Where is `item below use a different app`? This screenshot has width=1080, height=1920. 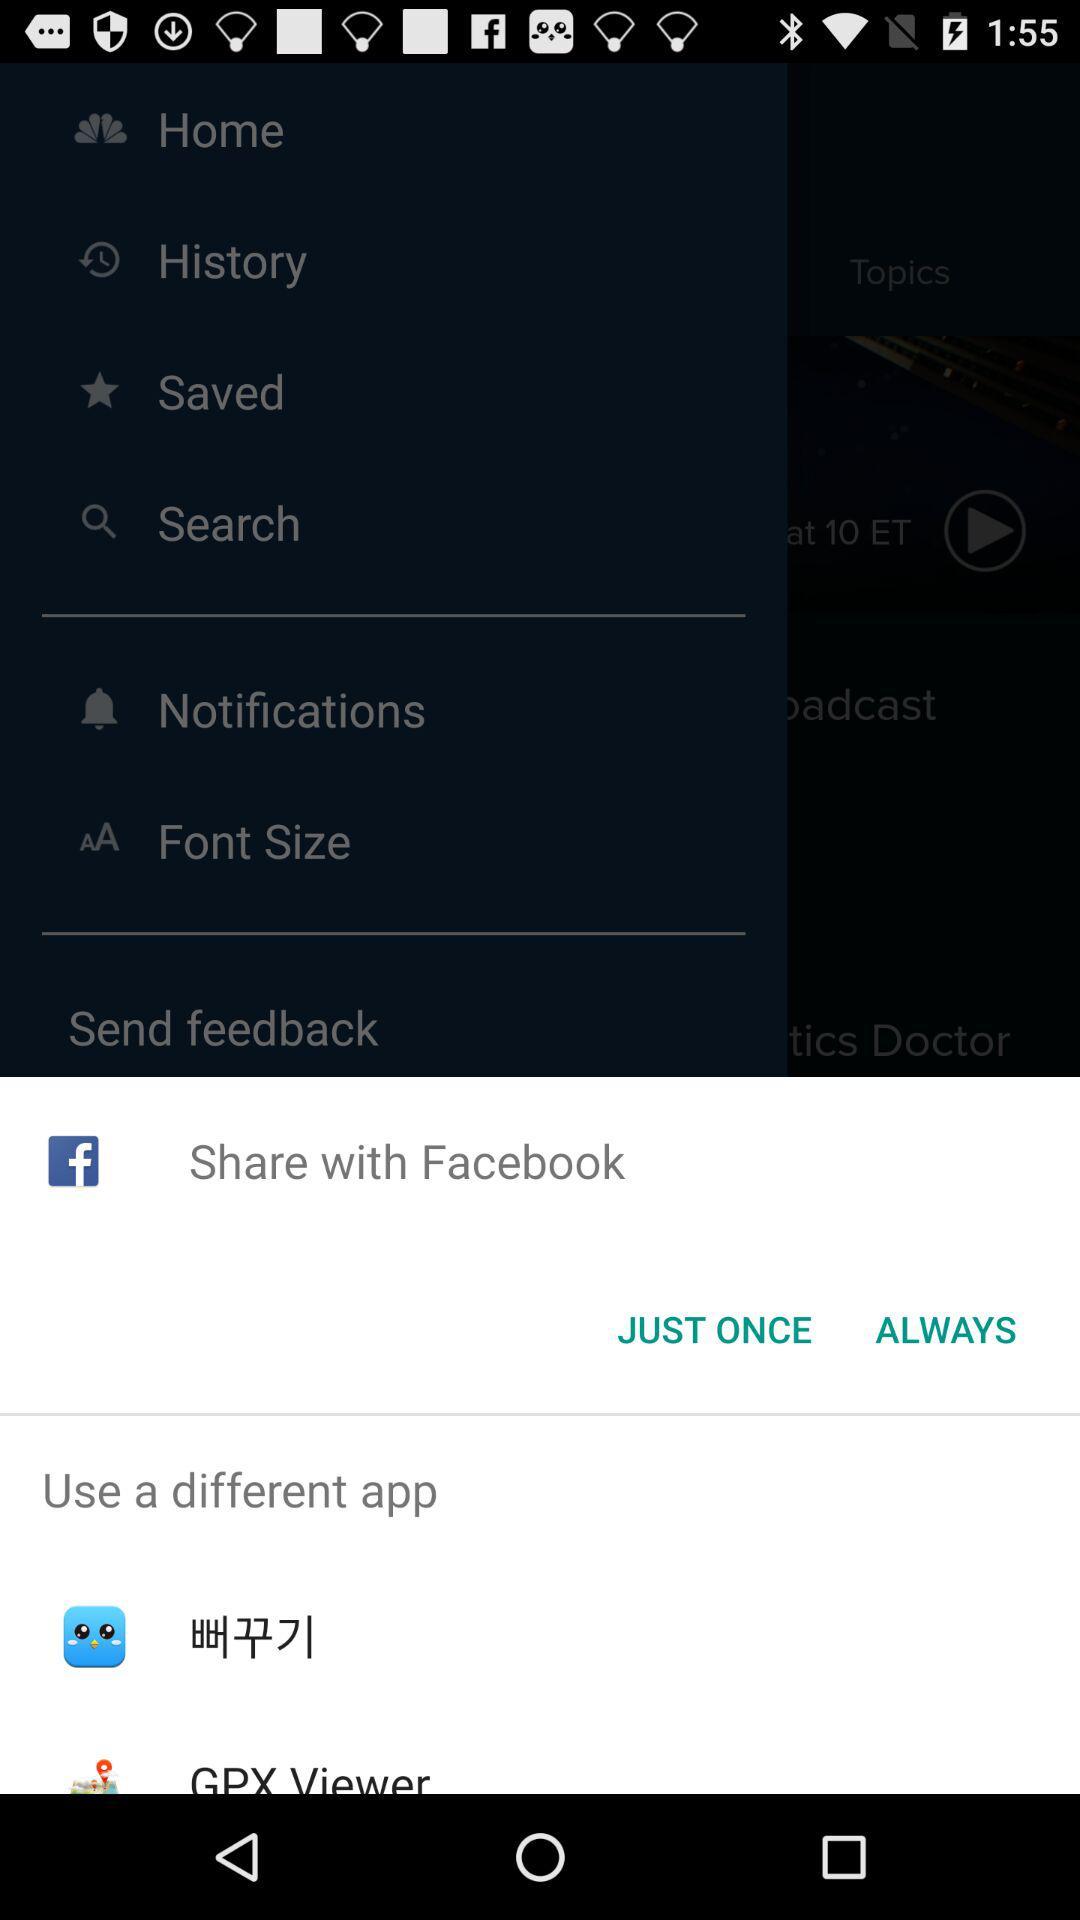
item below use a different app is located at coordinates (252, 1636).